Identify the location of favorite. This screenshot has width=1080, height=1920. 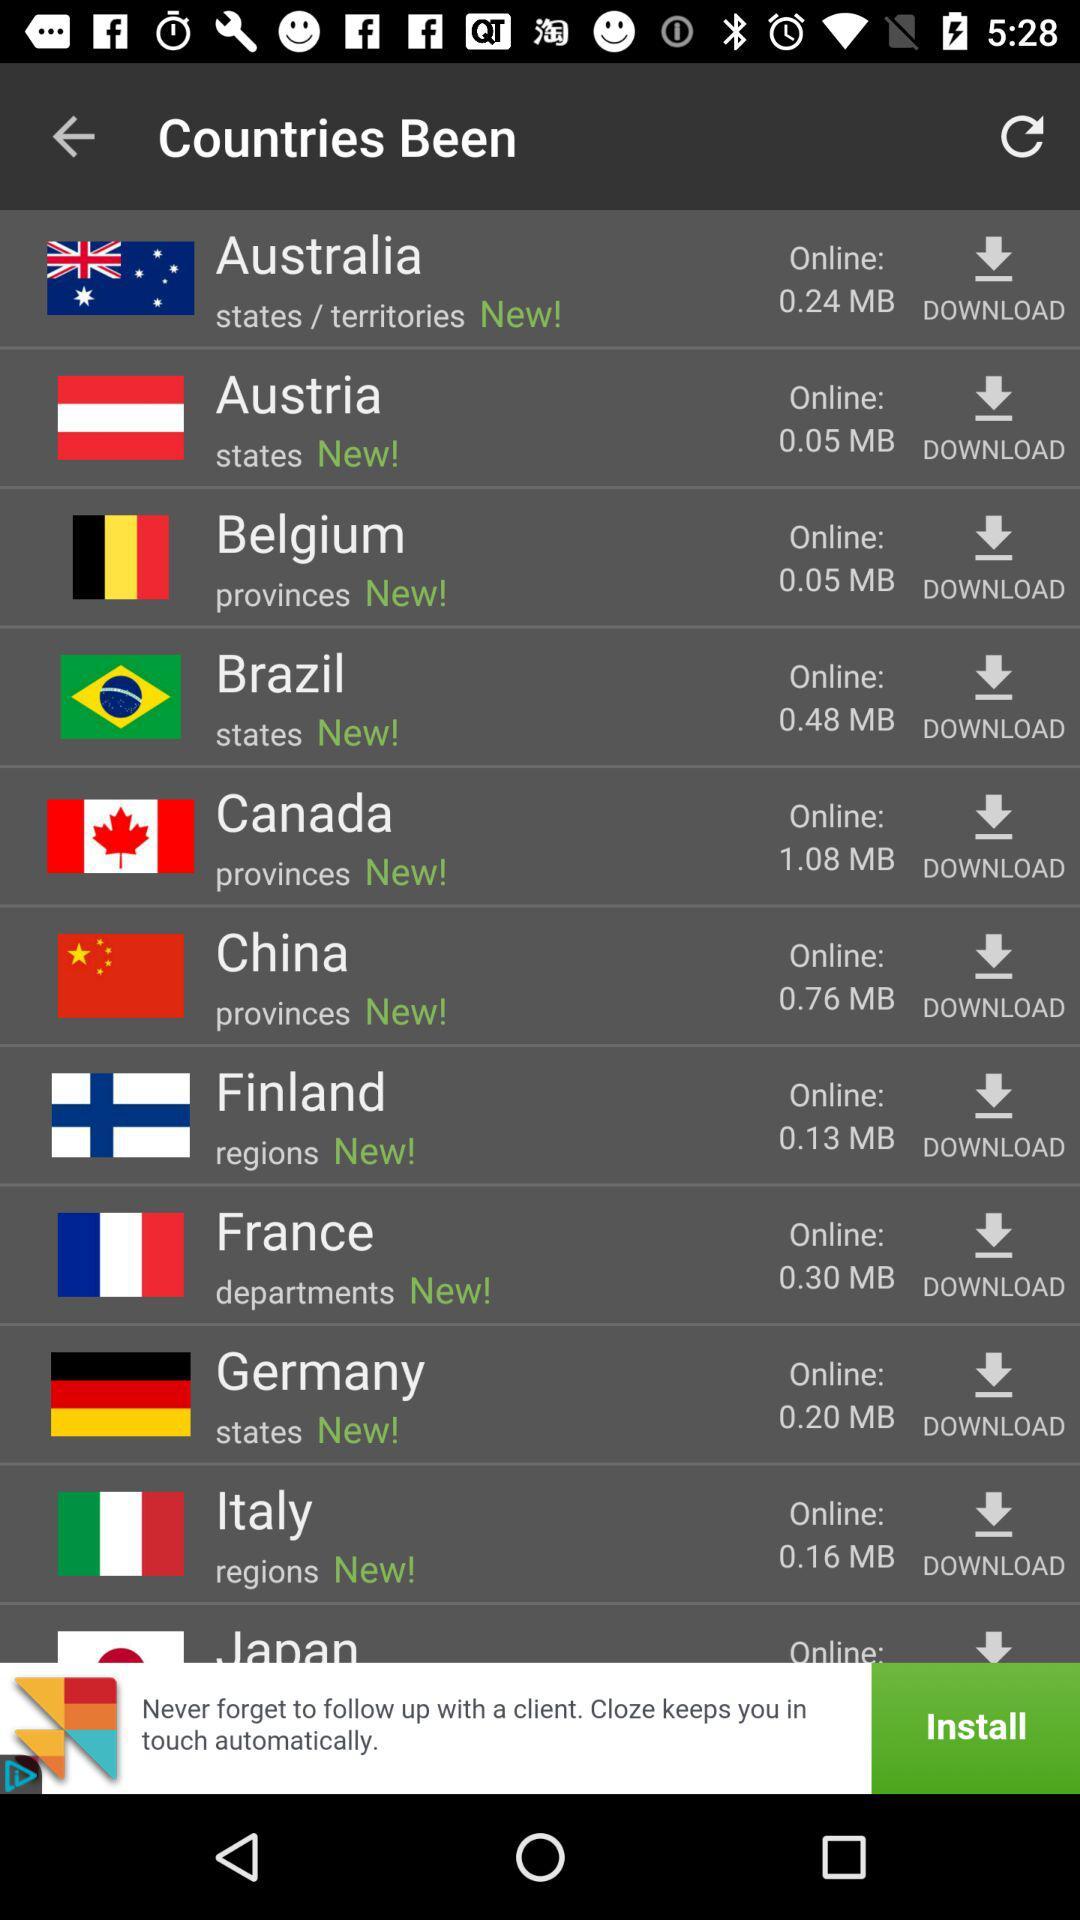
(993, 399).